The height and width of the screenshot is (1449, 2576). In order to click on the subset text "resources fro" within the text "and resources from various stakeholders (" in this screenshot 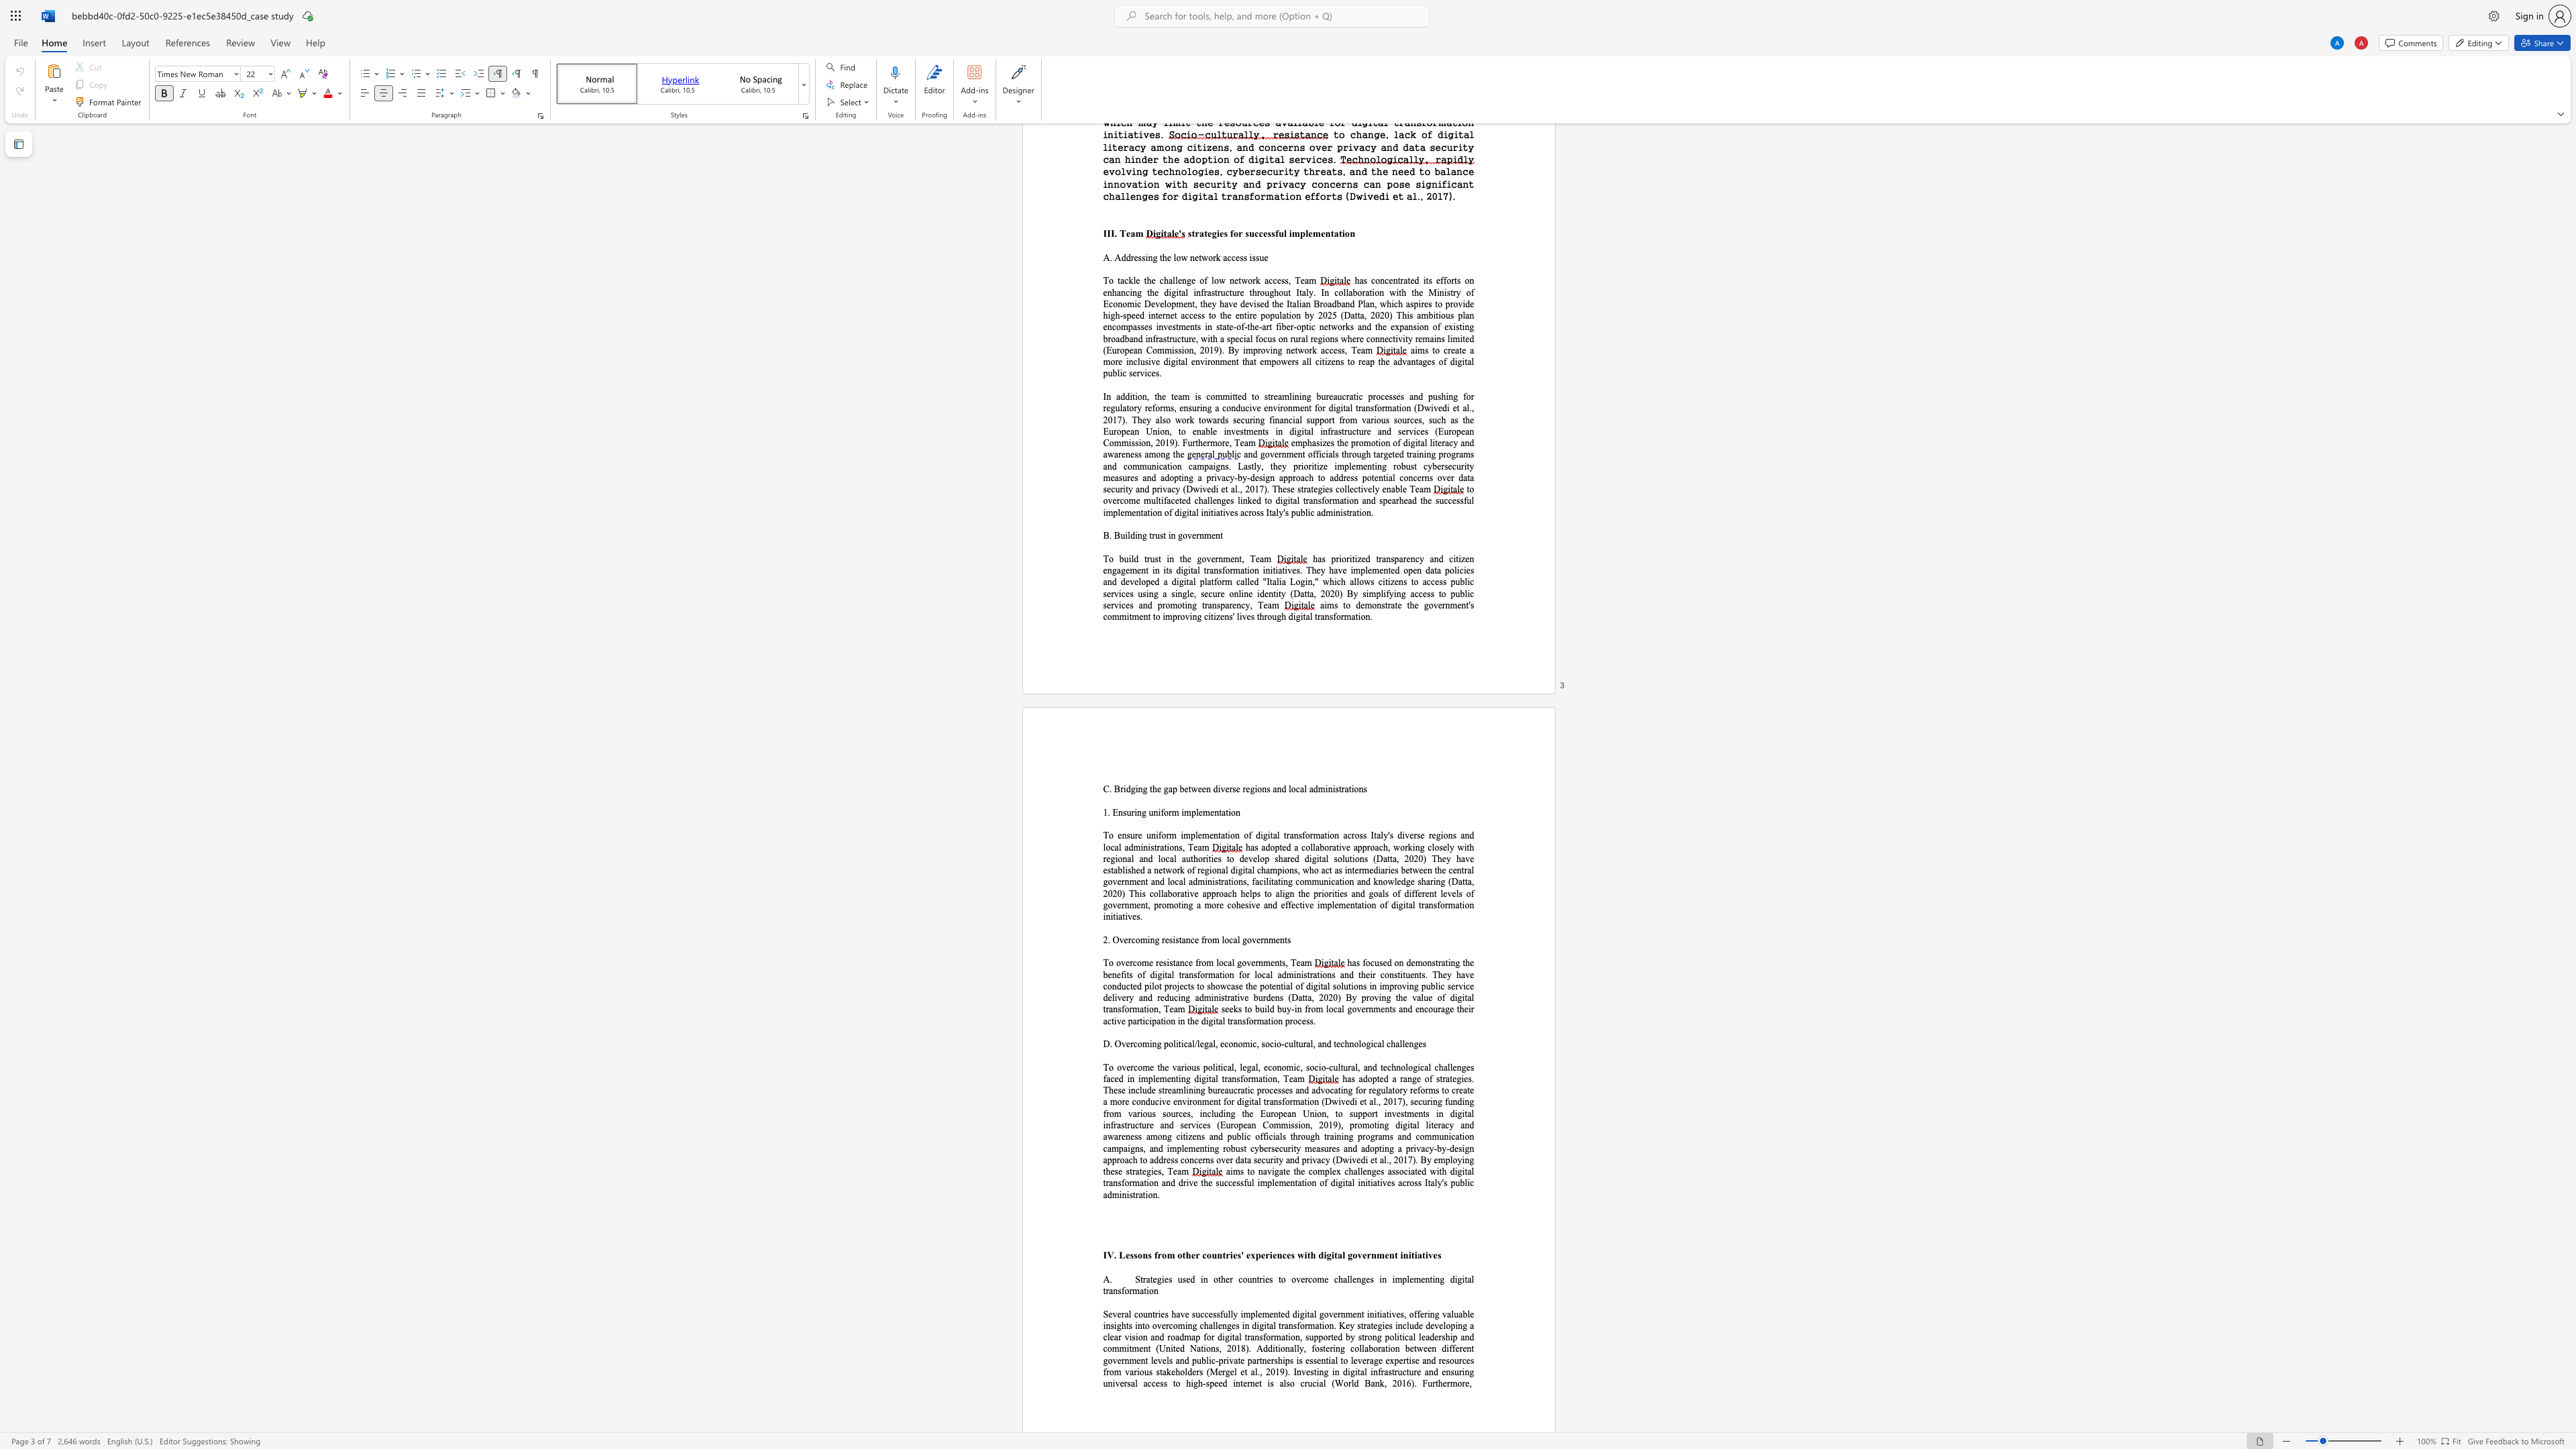, I will do `click(1438, 1359)`.